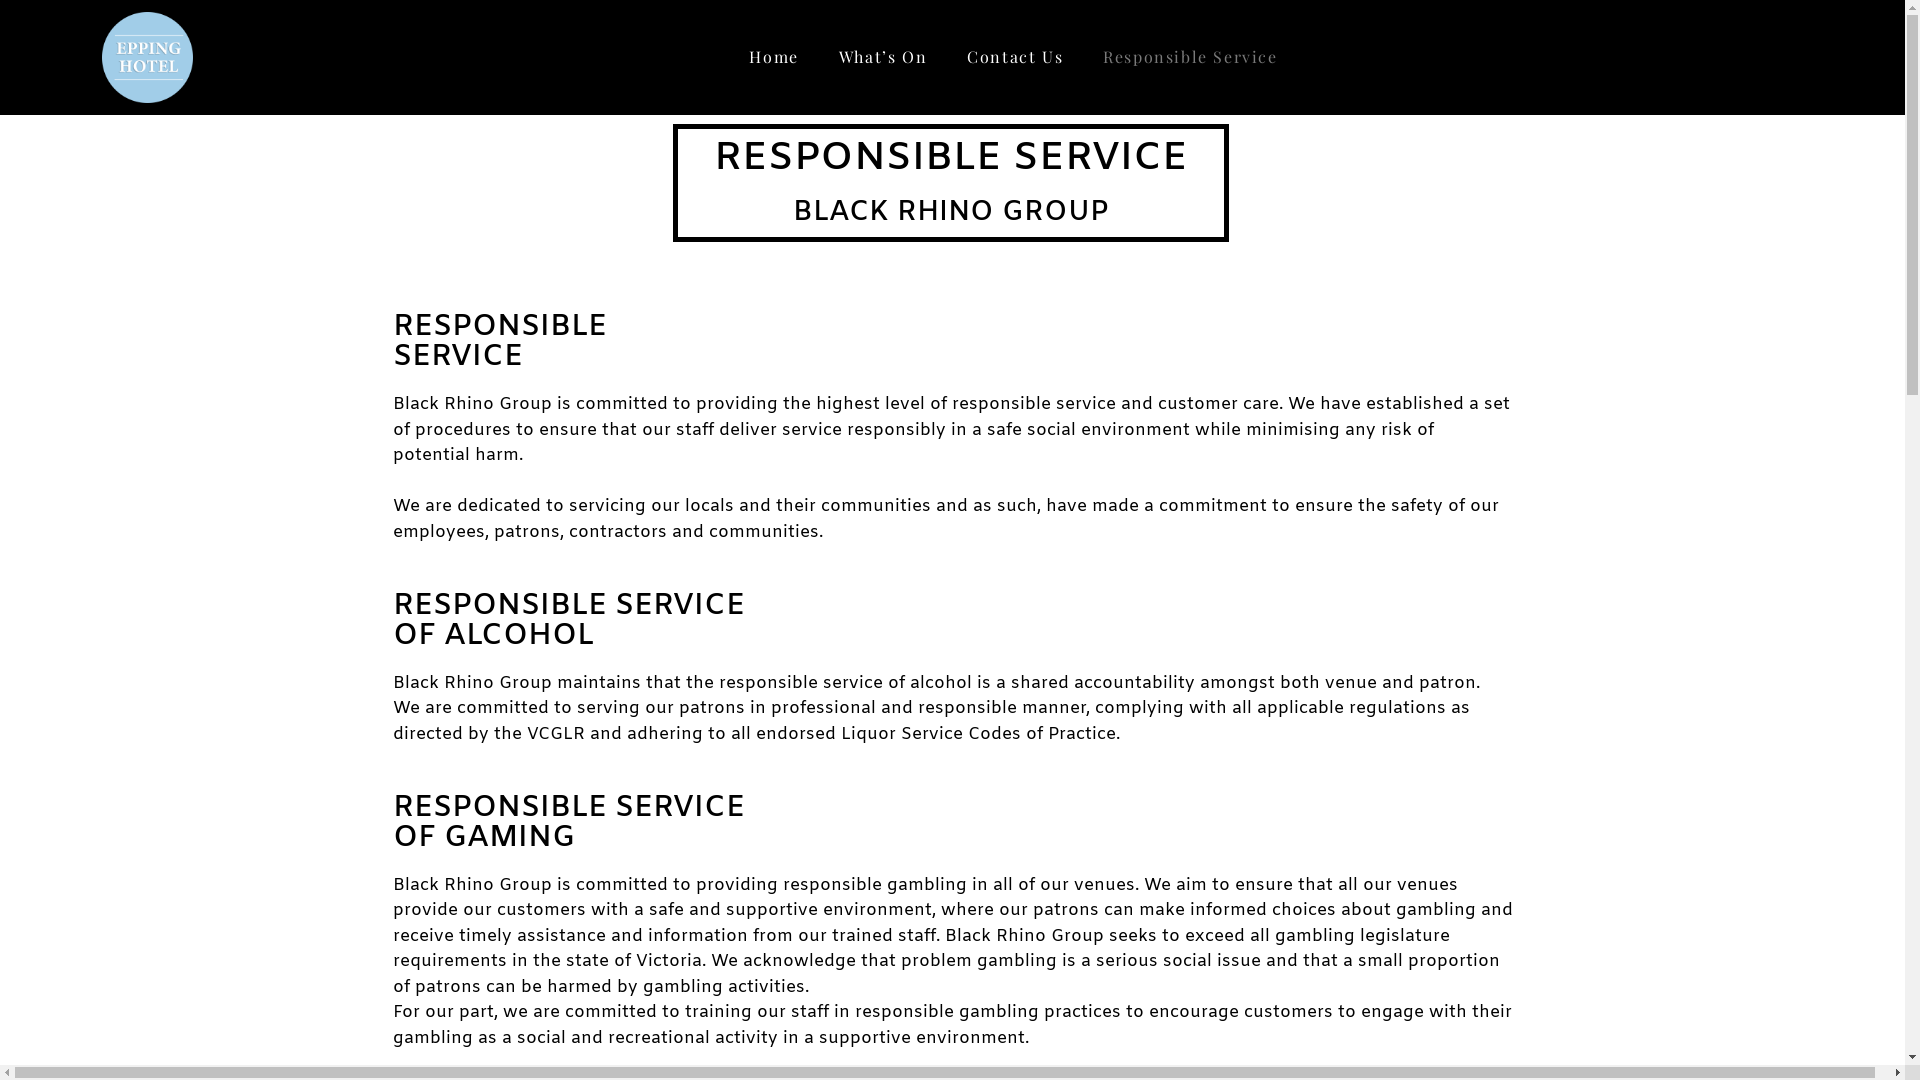 Image resolution: width=1920 pixels, height=1080 pixels. Describe the element at coordinates (1014, 56) in the screenshot. I see `'Contact Us'` at that location.